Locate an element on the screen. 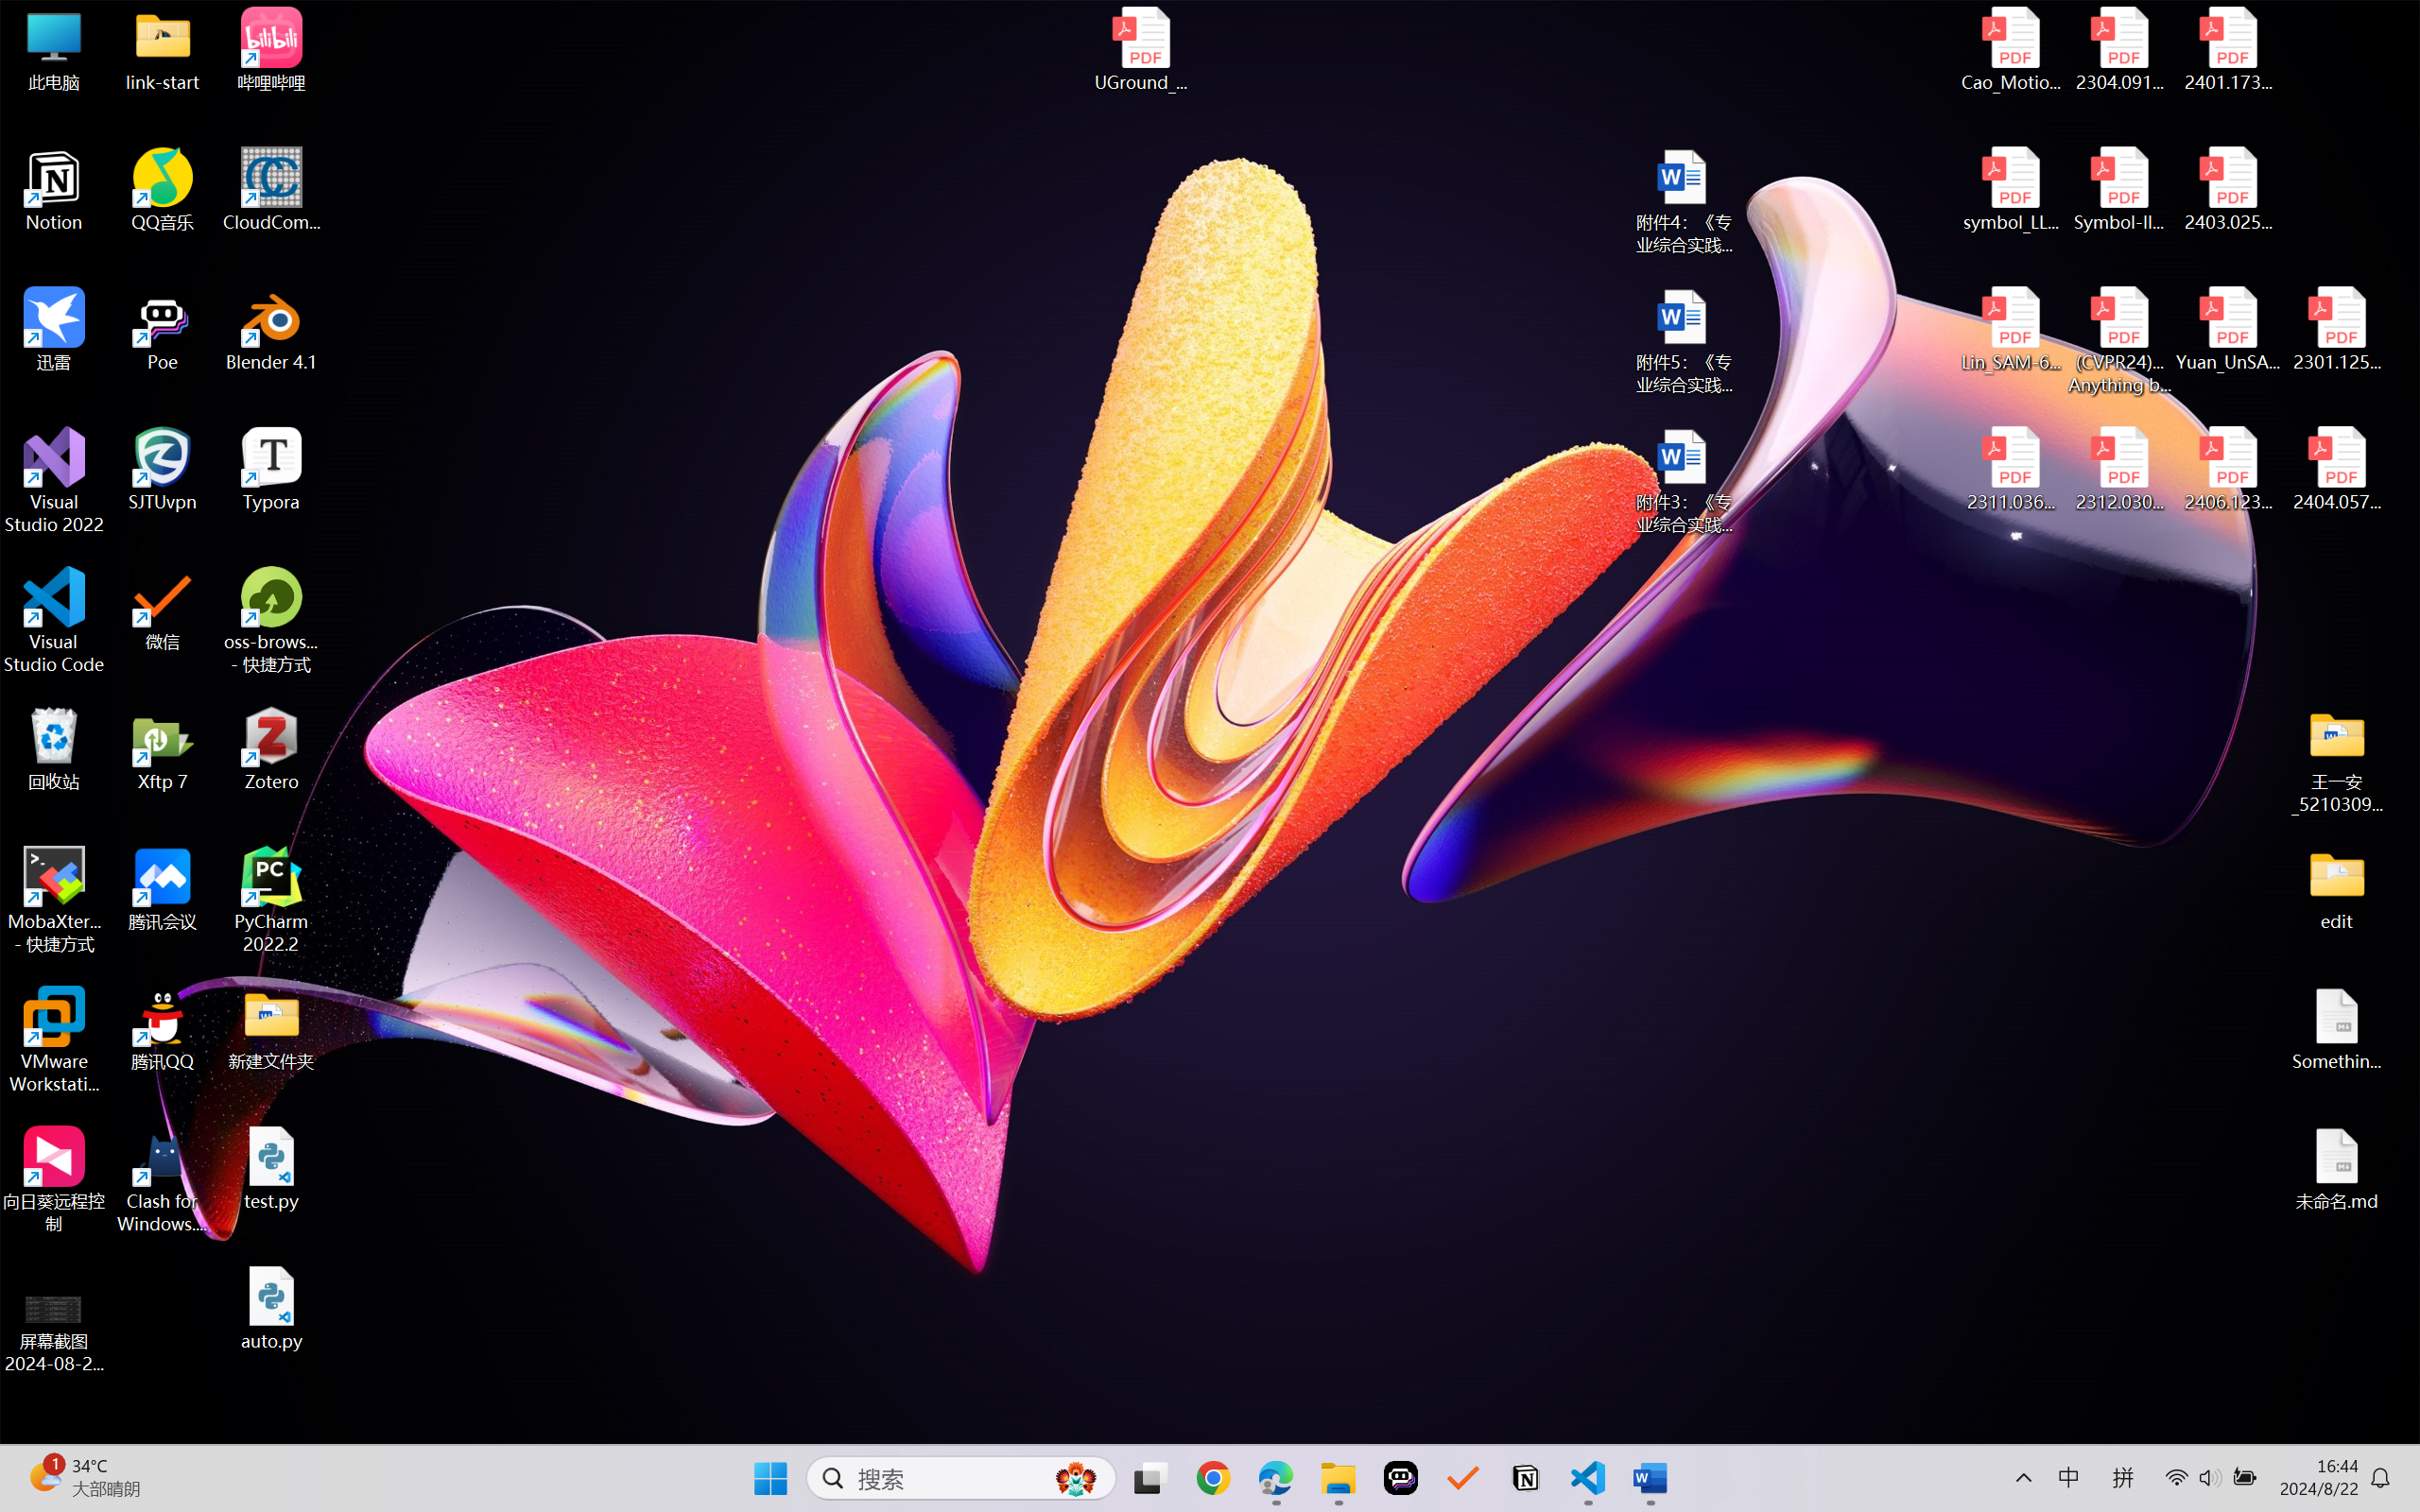 This screenshot has height=1512, width=2420. 'Blender 4.1' is located at coordinates (271, 328).